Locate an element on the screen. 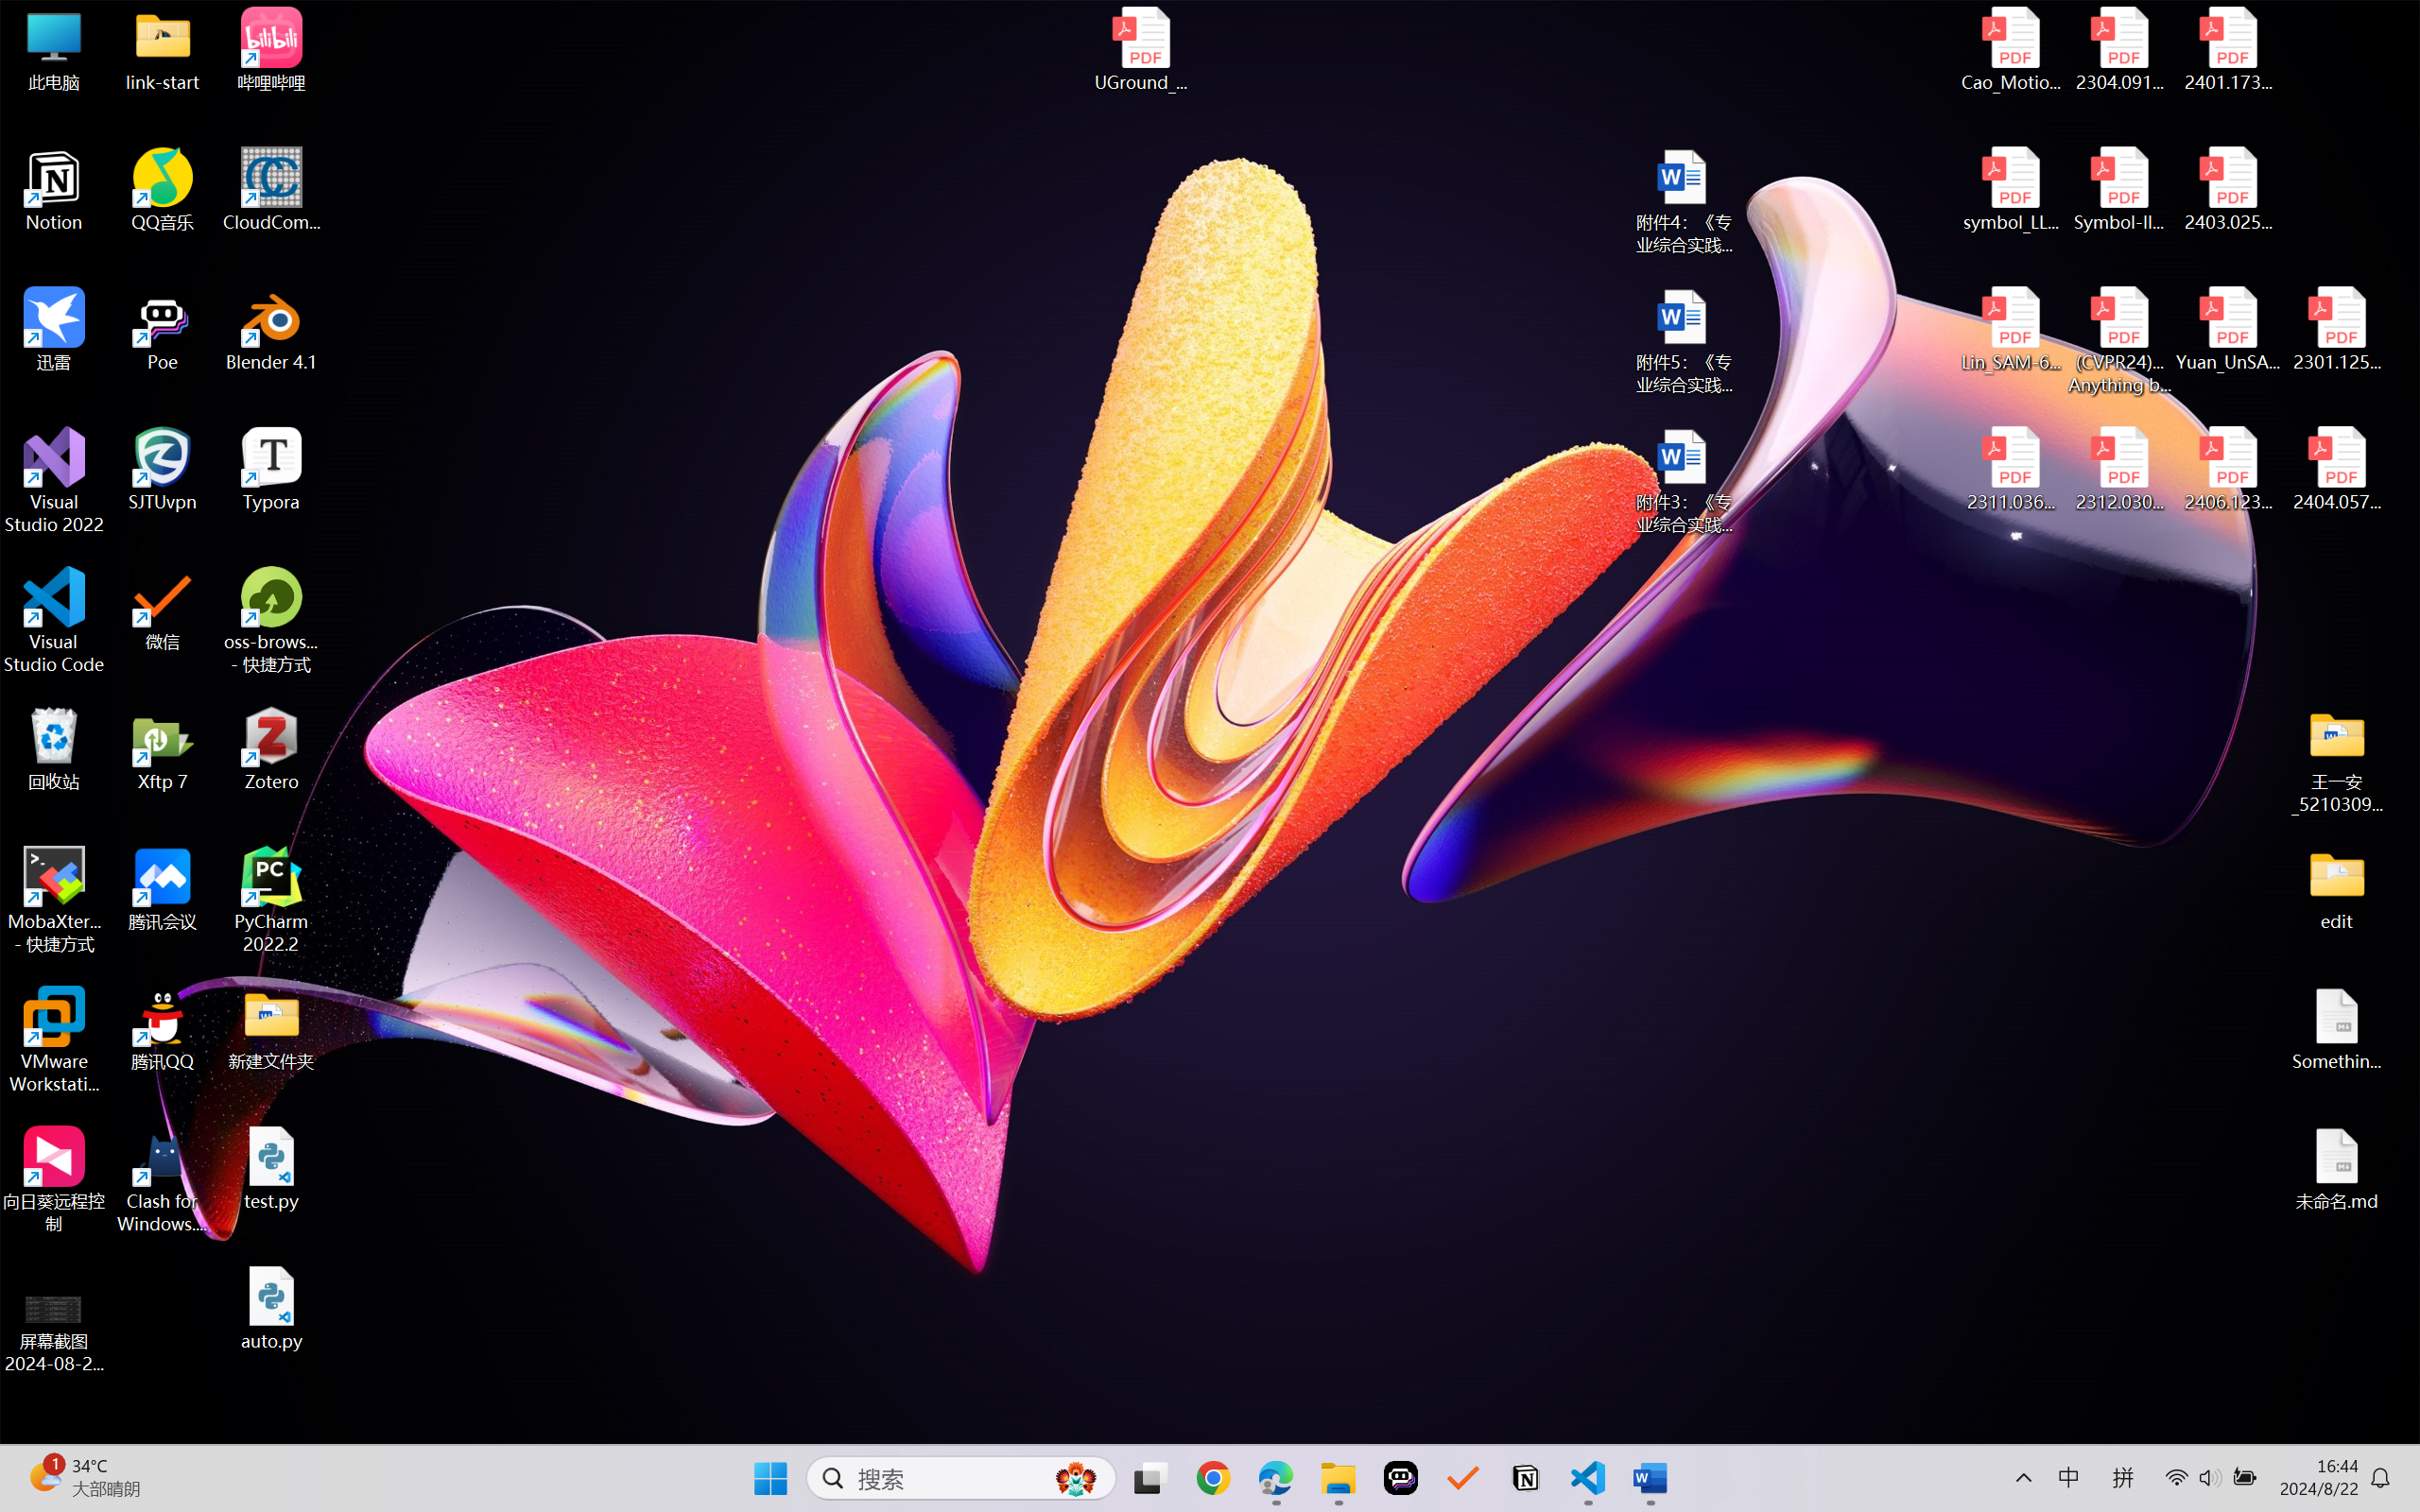 This screenshot has height=1512, width=2420. 'Blender 4.1' is located at coordinates (271, 328).